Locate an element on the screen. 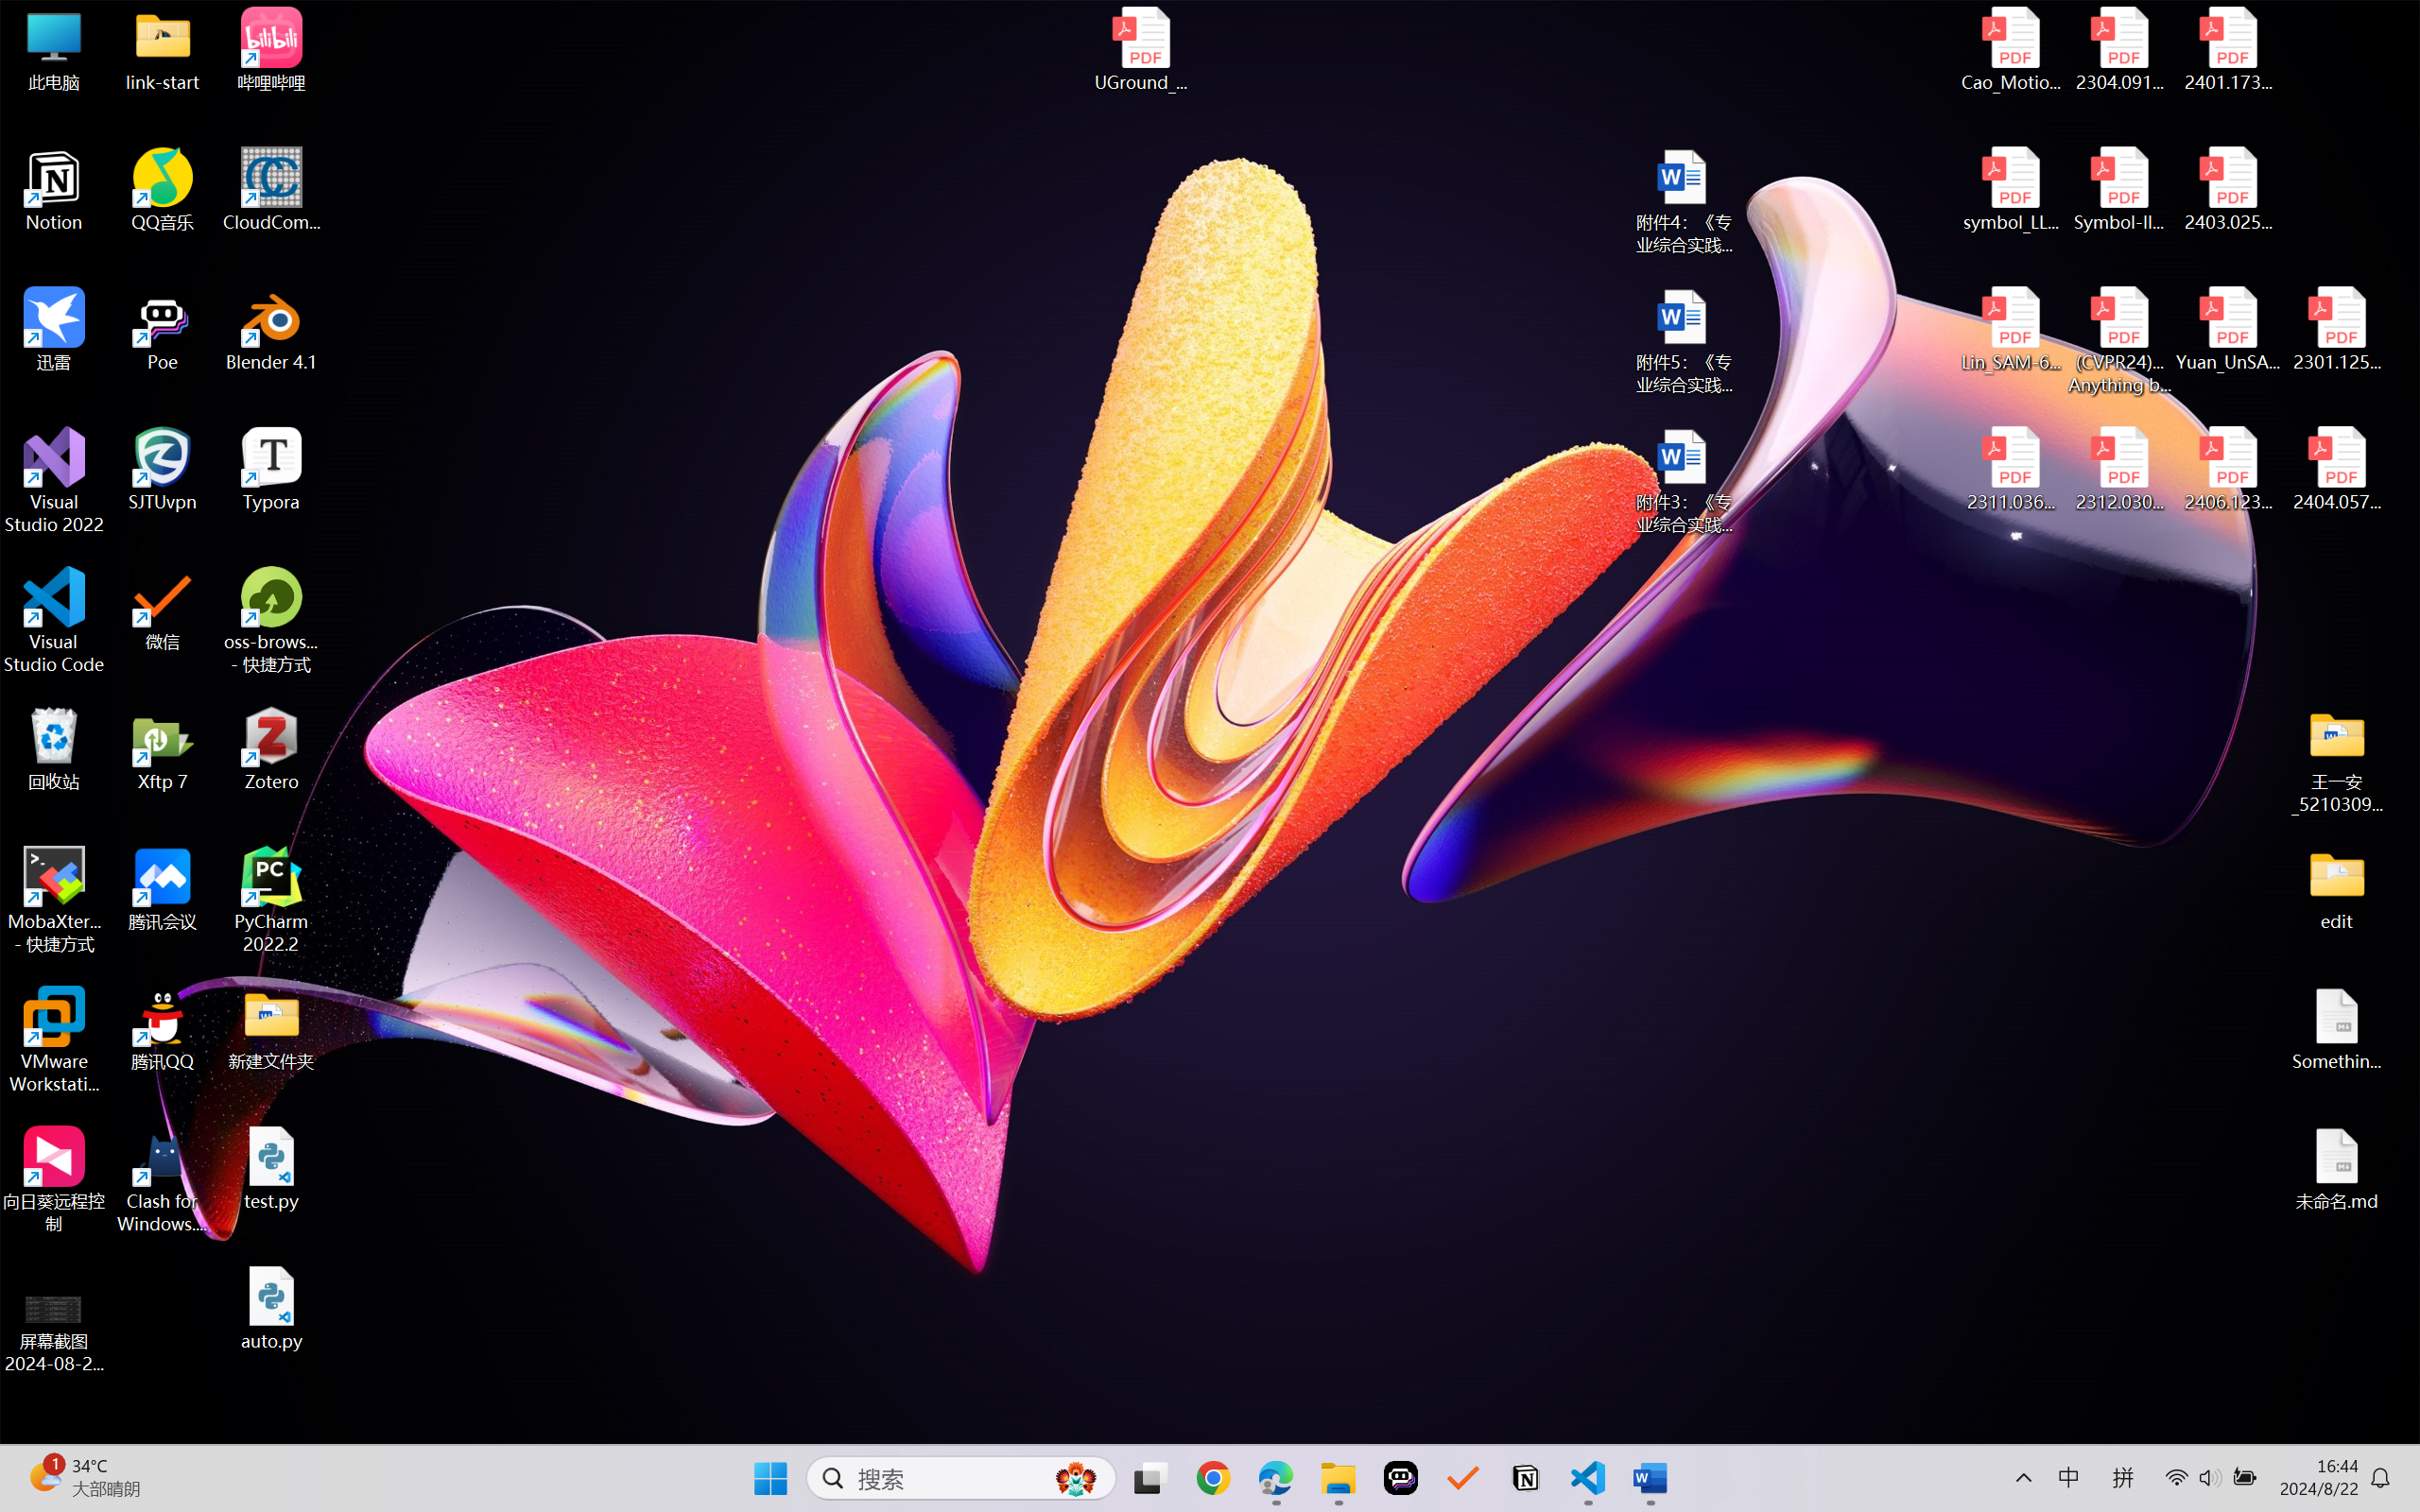 This screenshot has height=1512, width=2420. 'Blender 4.1' is located at coordinates (271, 328).